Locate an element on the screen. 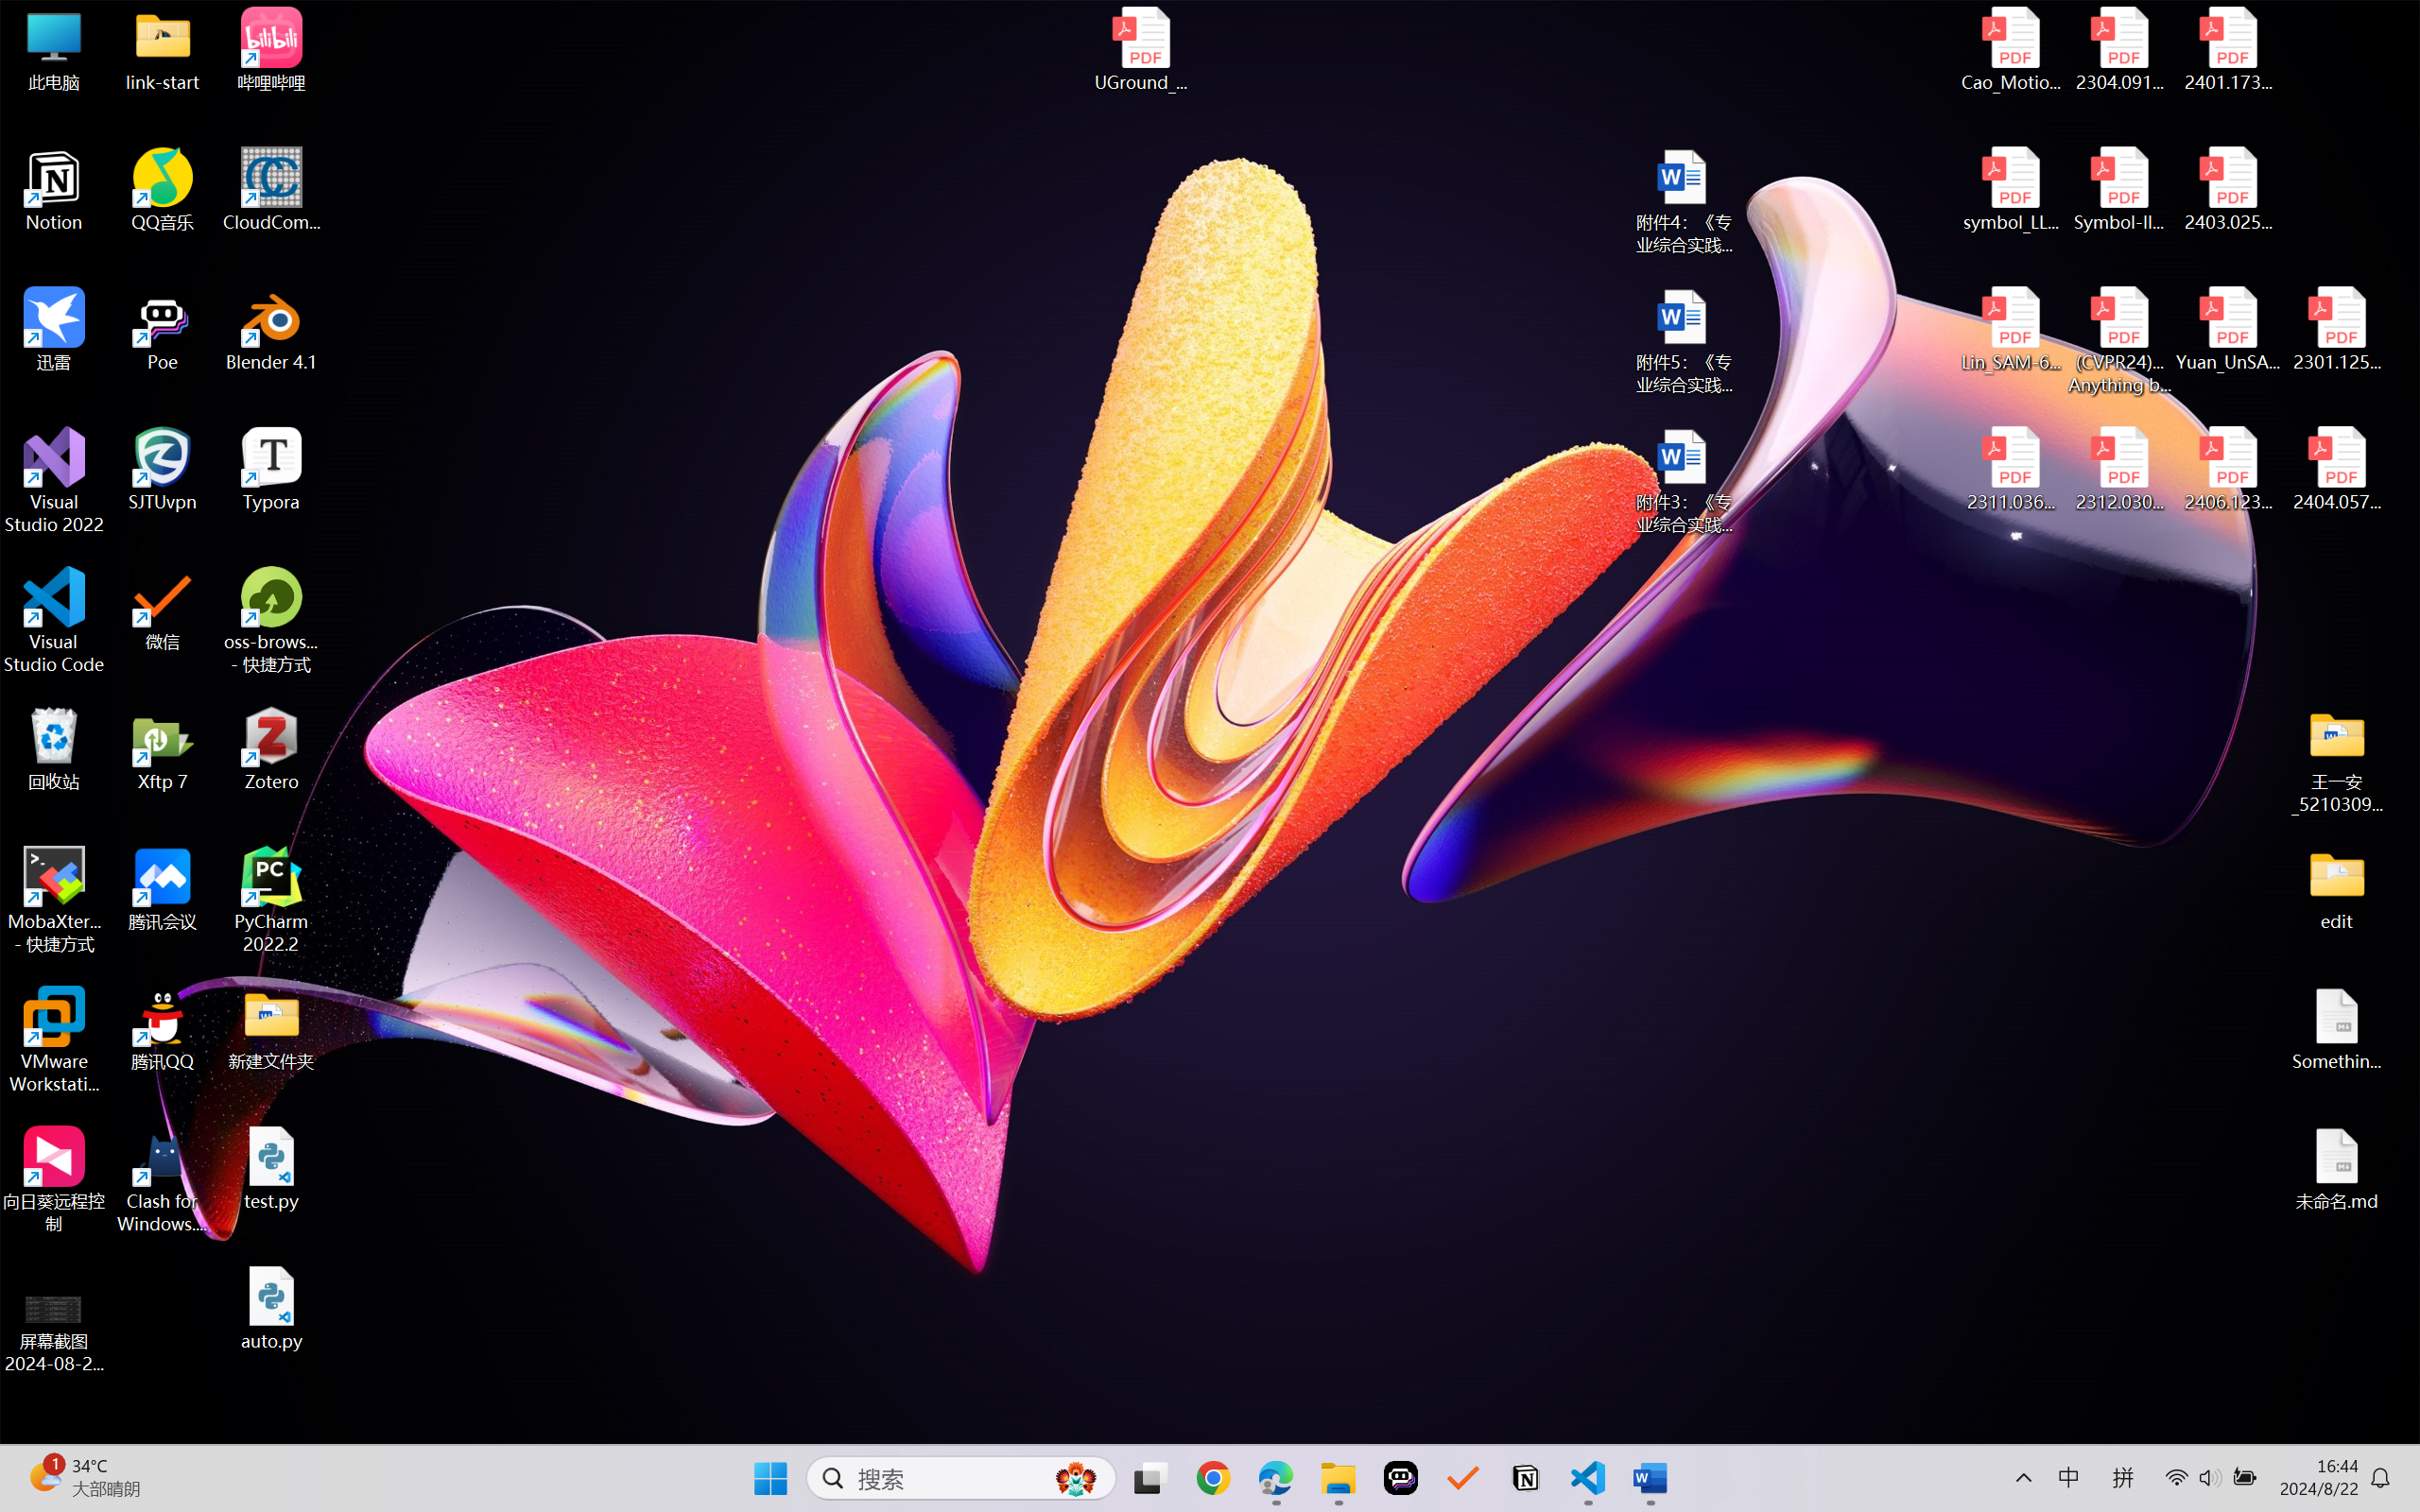 This screenshot has height=1512, width=2420. 'Blender 4.1' is located at coordinates (271, 328).